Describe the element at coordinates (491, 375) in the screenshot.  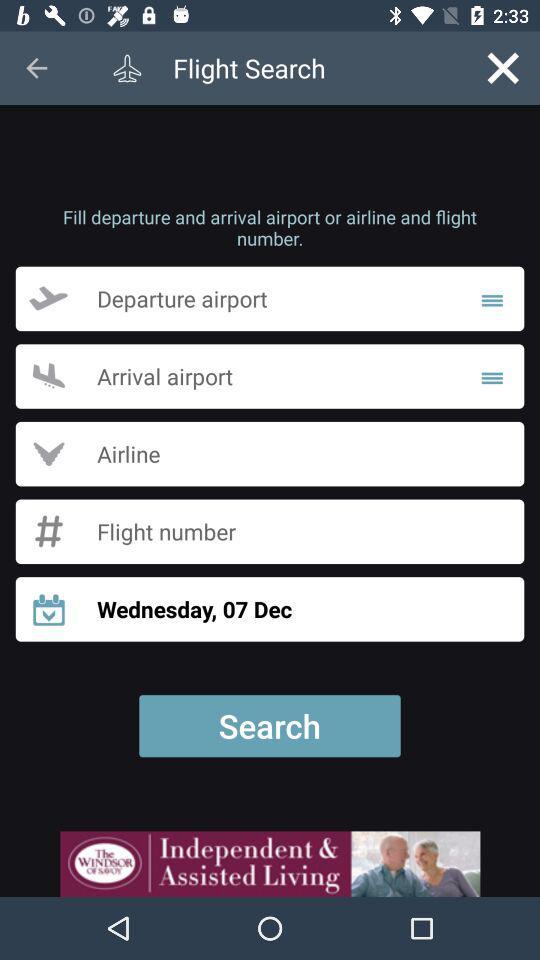
I see `three horizontal lines next to arrival airport` at that location.